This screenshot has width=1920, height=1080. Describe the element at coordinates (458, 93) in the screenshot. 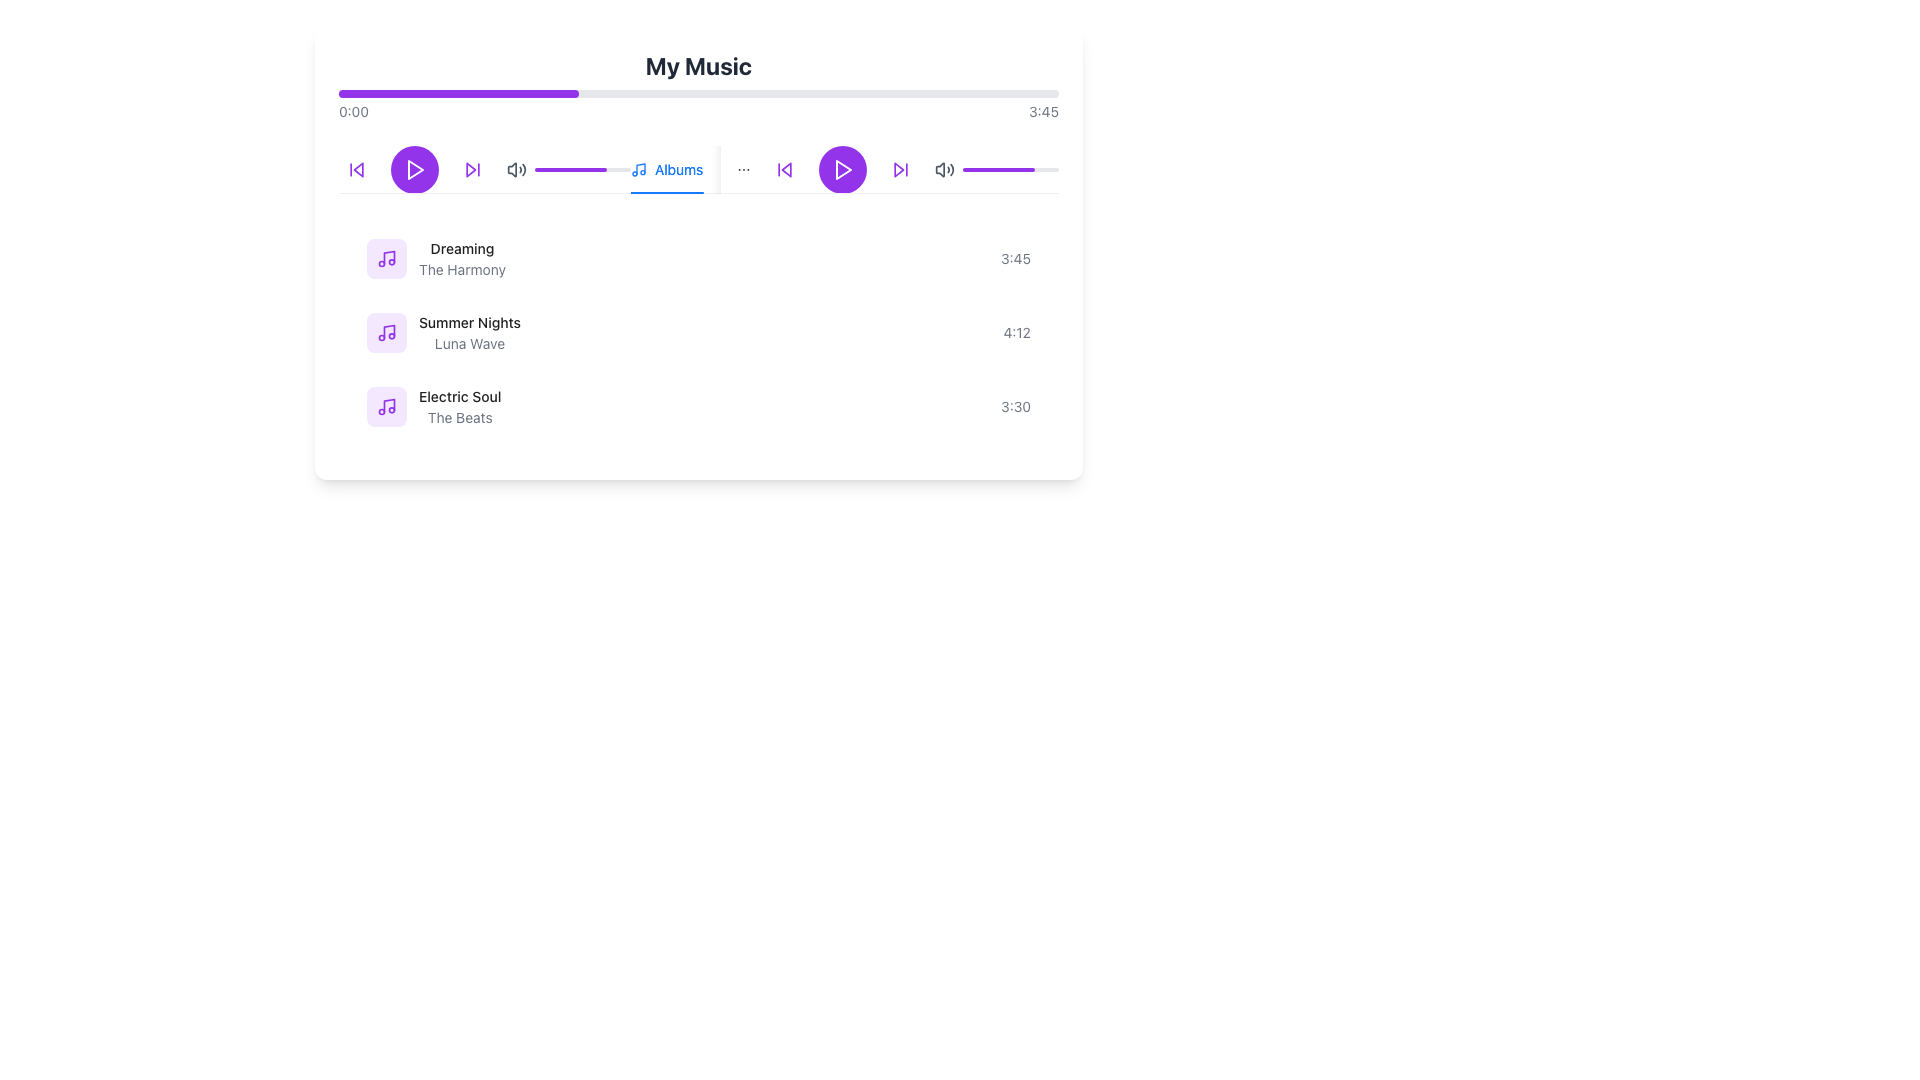

I see `the playback progress by interacting with the progress indicator, which visually represents the audio playback status within the audio player interface` at that location.